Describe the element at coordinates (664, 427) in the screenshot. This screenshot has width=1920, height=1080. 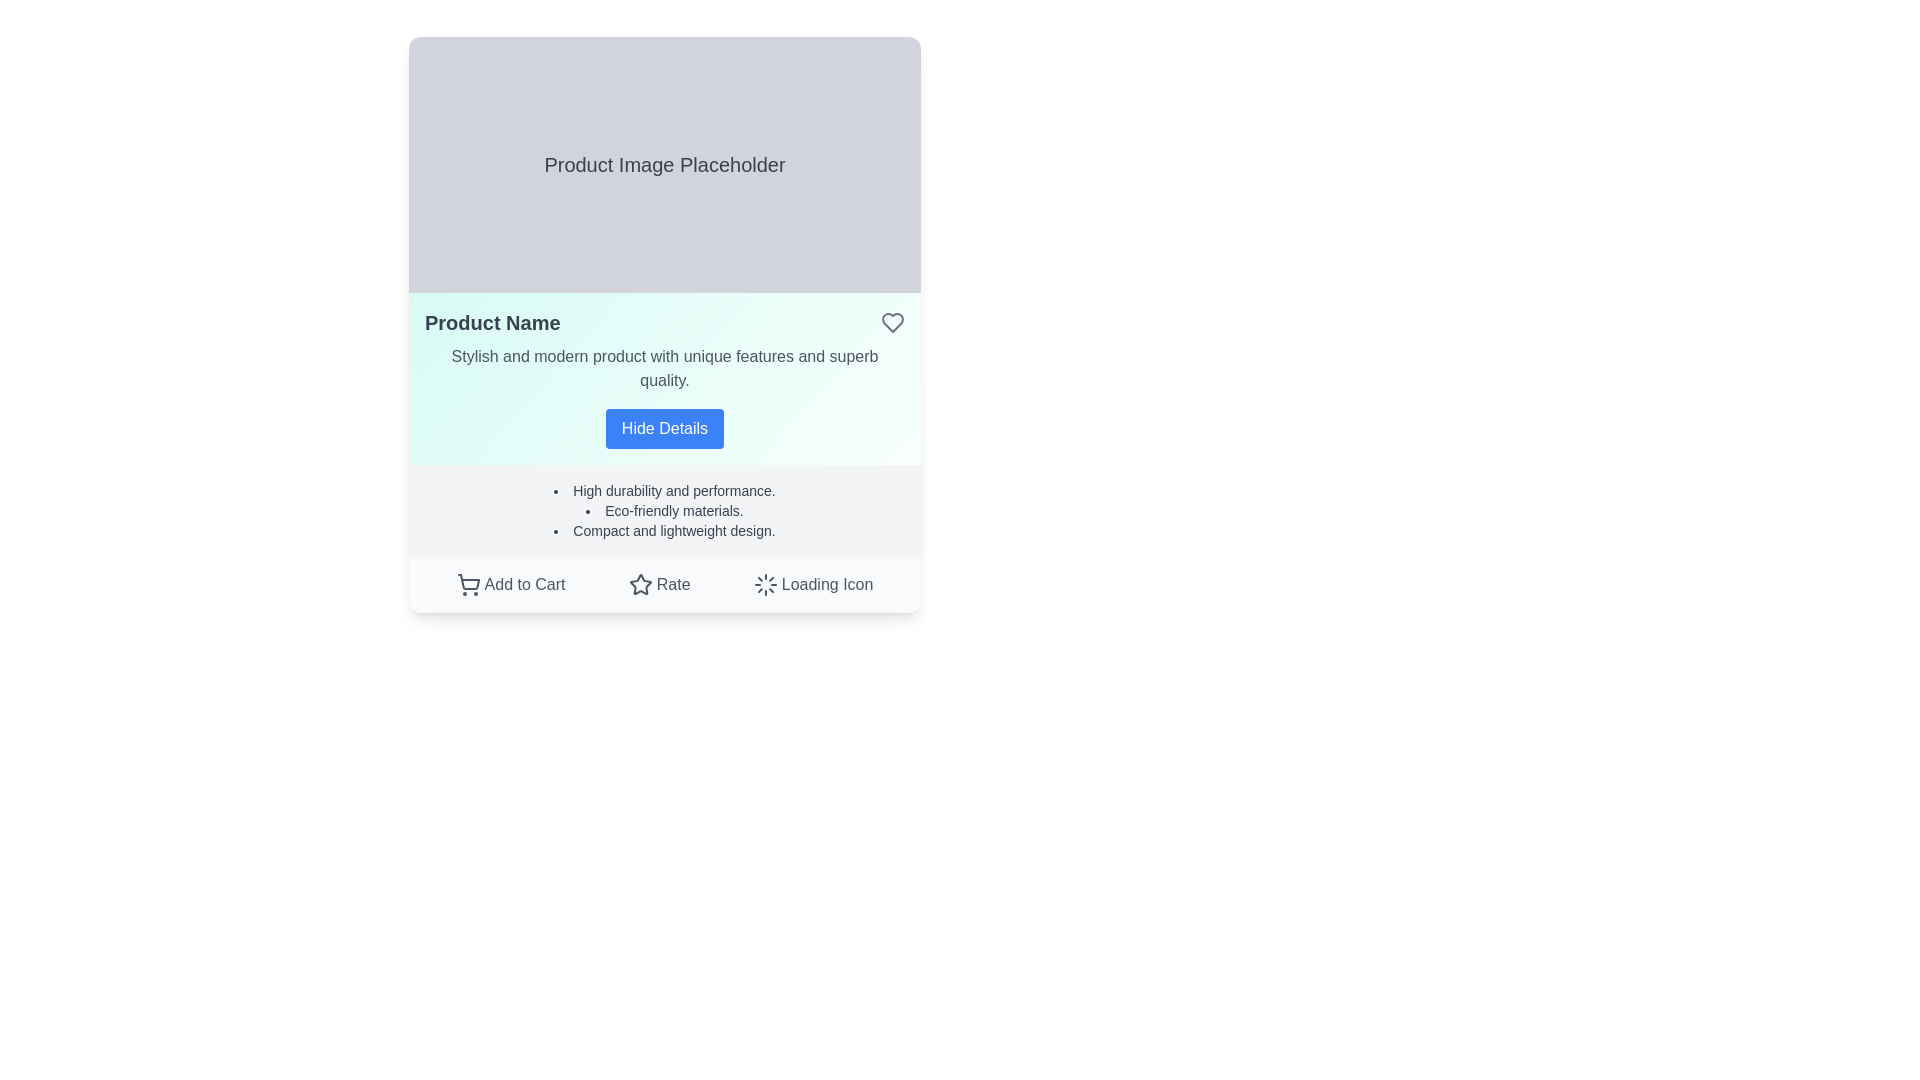
I see `the bright blue button with white bold text 'Hide Details'` at that location.